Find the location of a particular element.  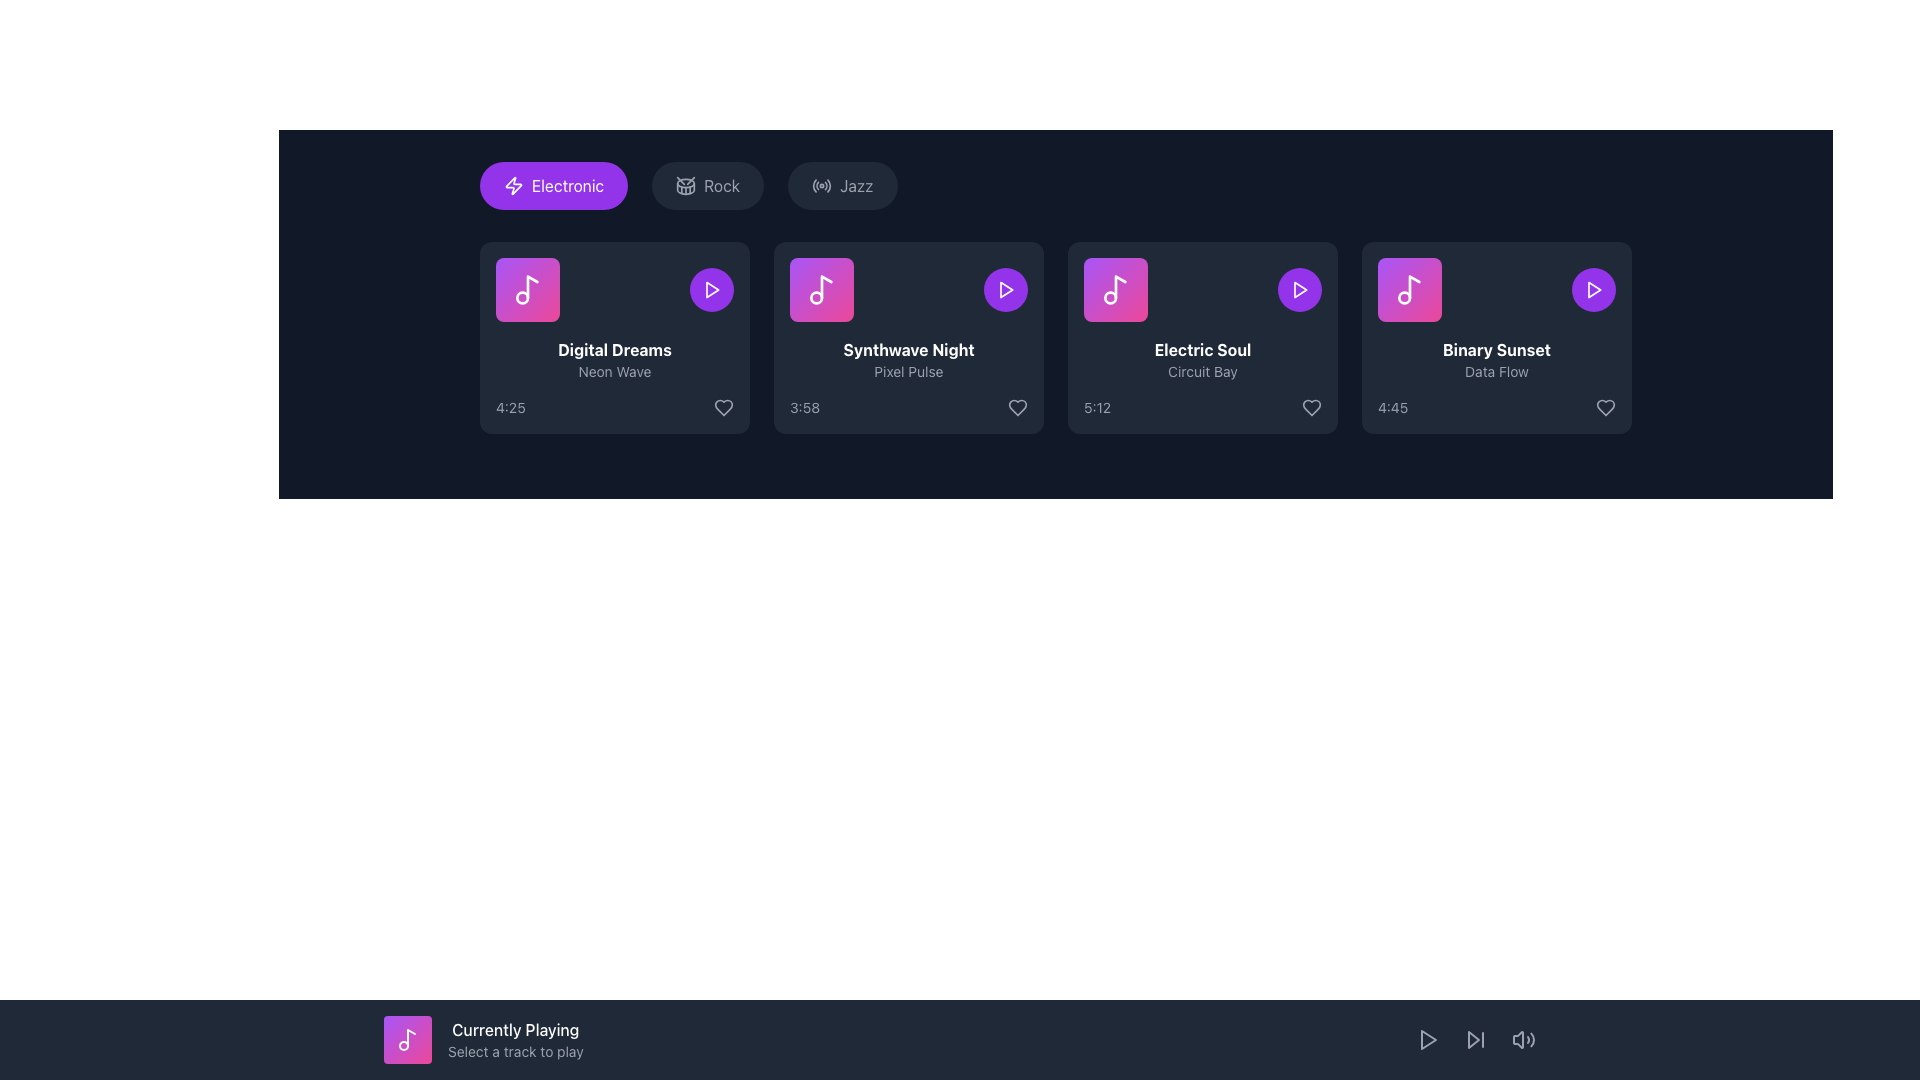

the text label displaying the runtime of the music item 'Binary Sunset' located in the bottom-left corner of the music card is located at coordinates (1392, 407).